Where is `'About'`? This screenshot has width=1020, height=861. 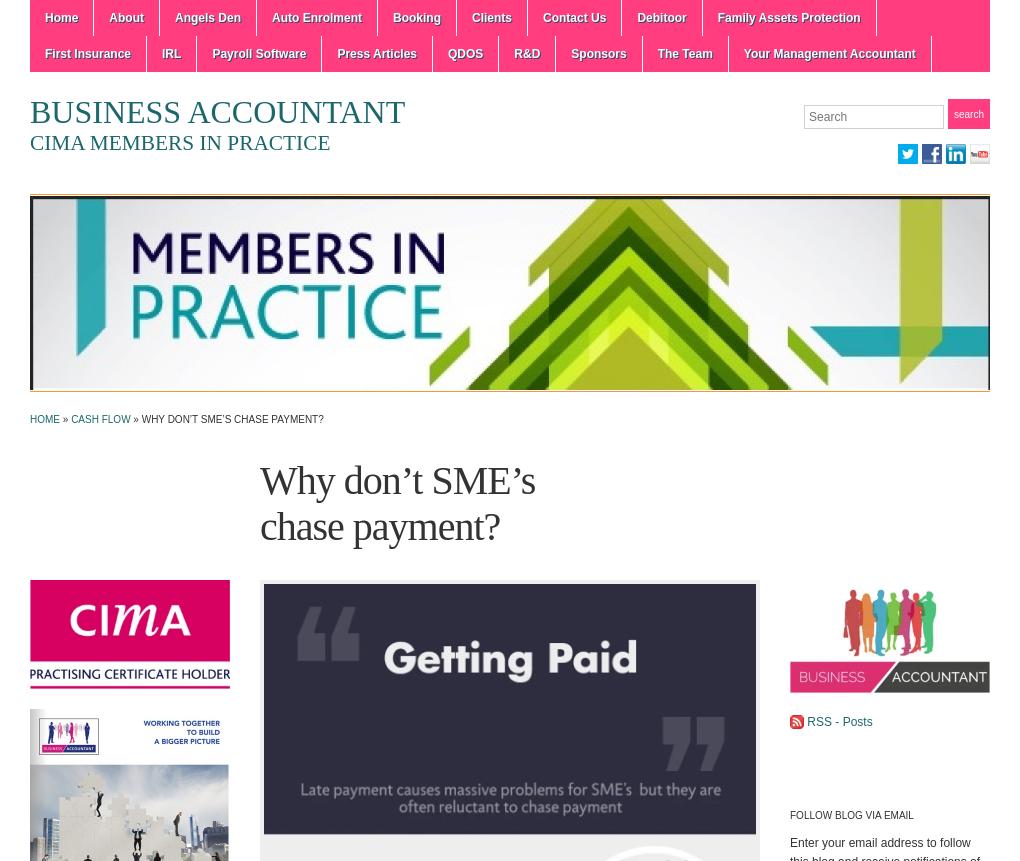
'About' is located at coordinates (125, 17).